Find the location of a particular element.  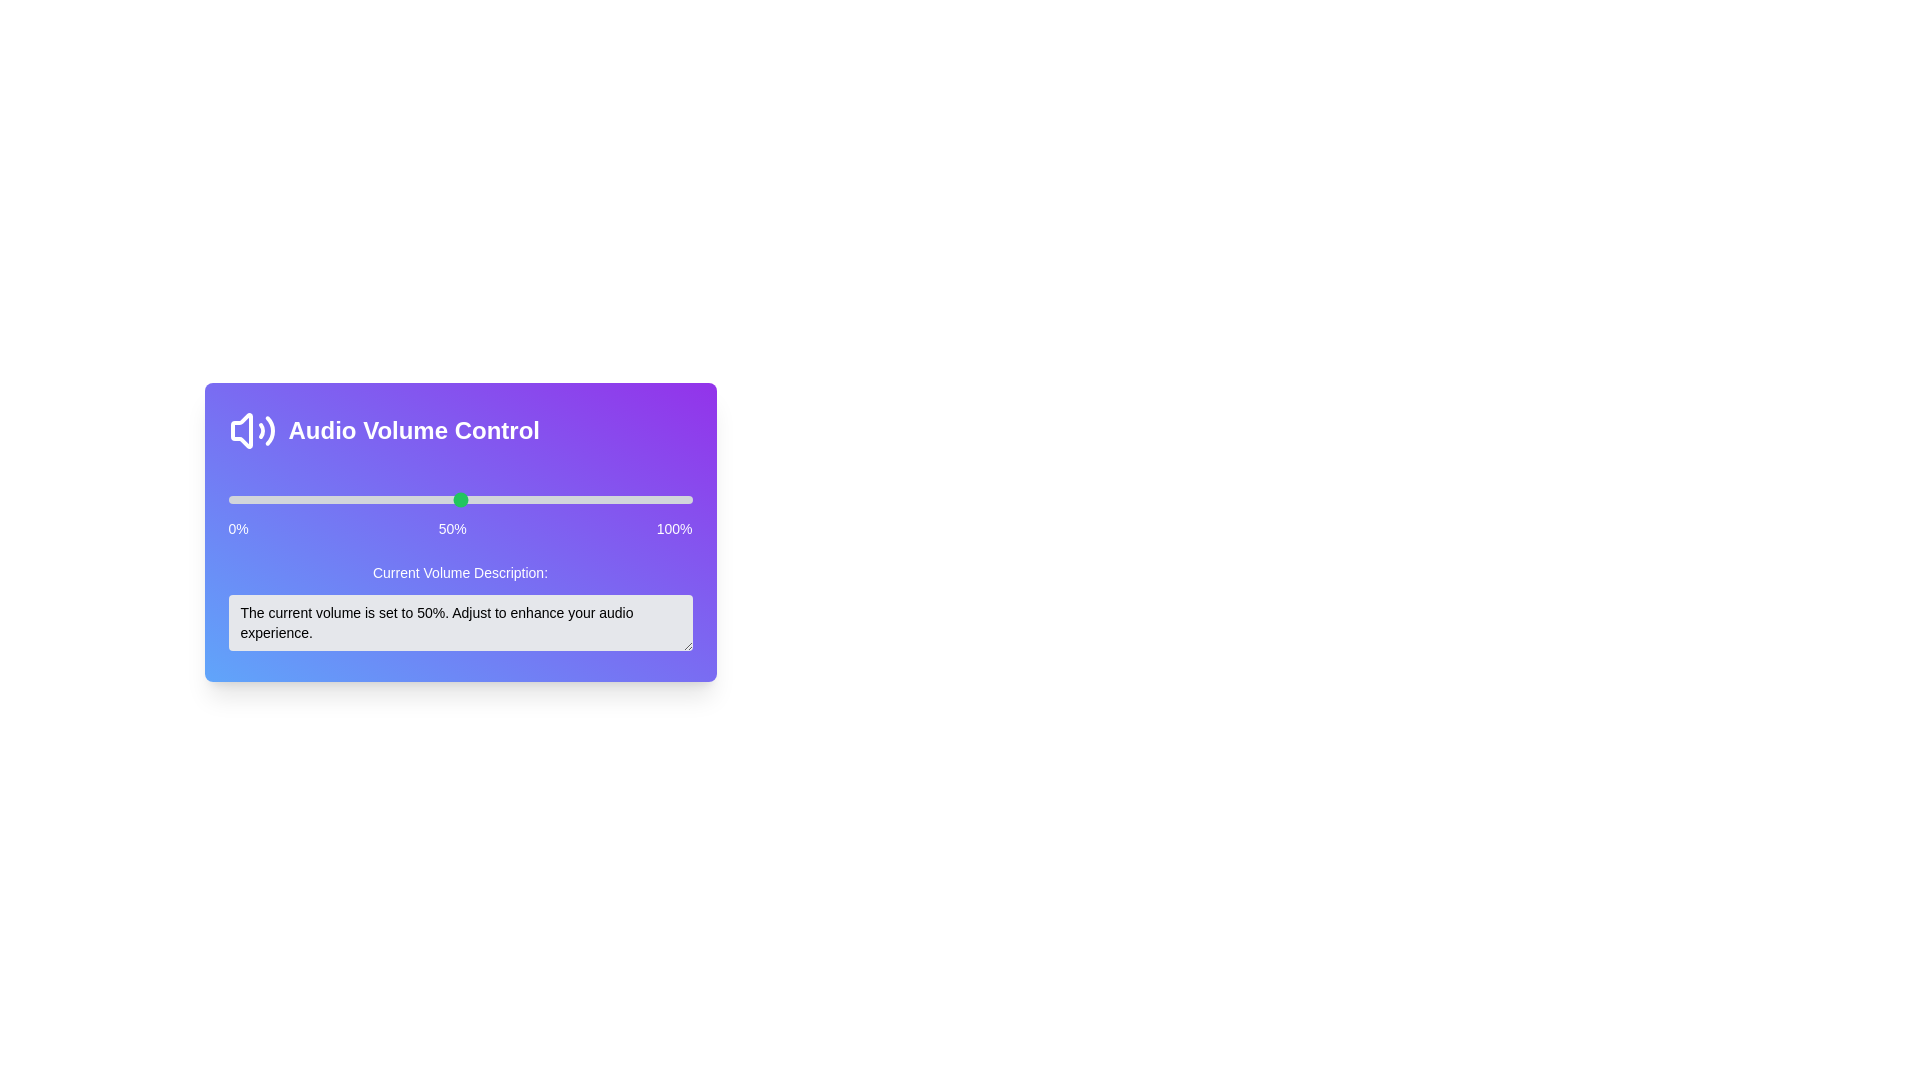

the volume slider to 80% is located at coordinates (598, 499).